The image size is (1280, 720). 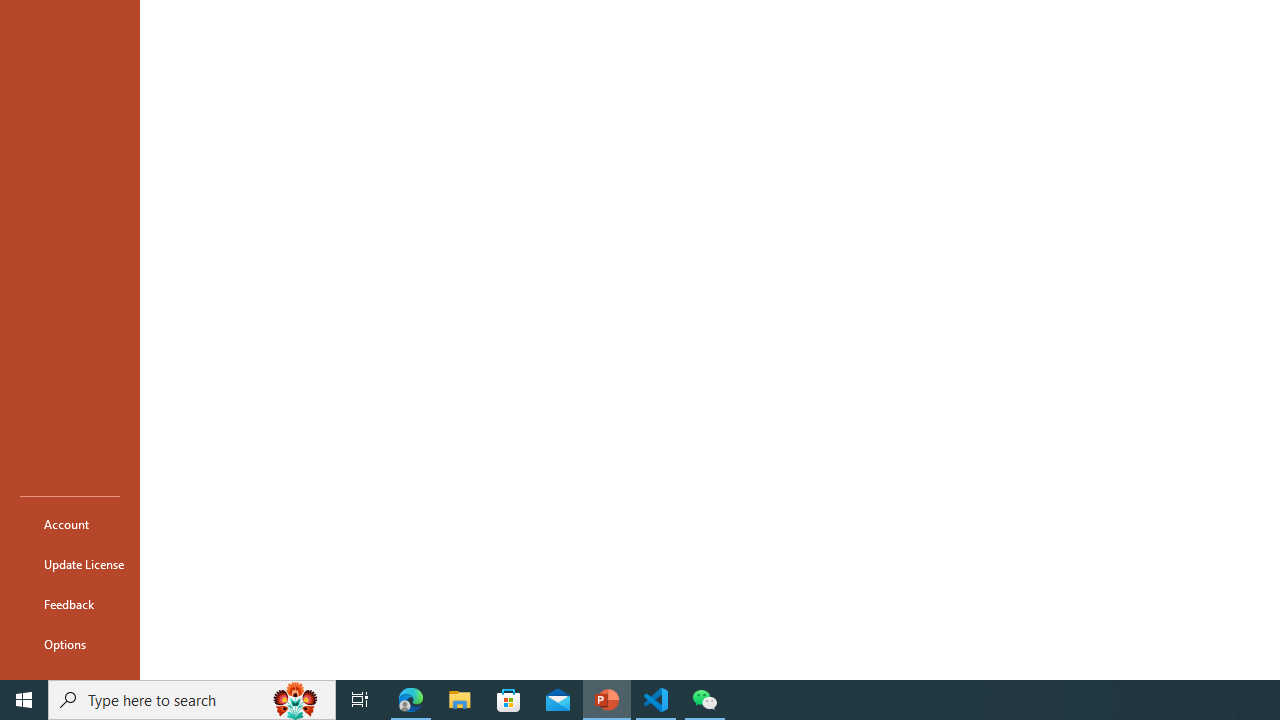 What do you see at coordinates (69, 523) in the screenshot?
I see `'Account'` at bounding box center [69, 523].